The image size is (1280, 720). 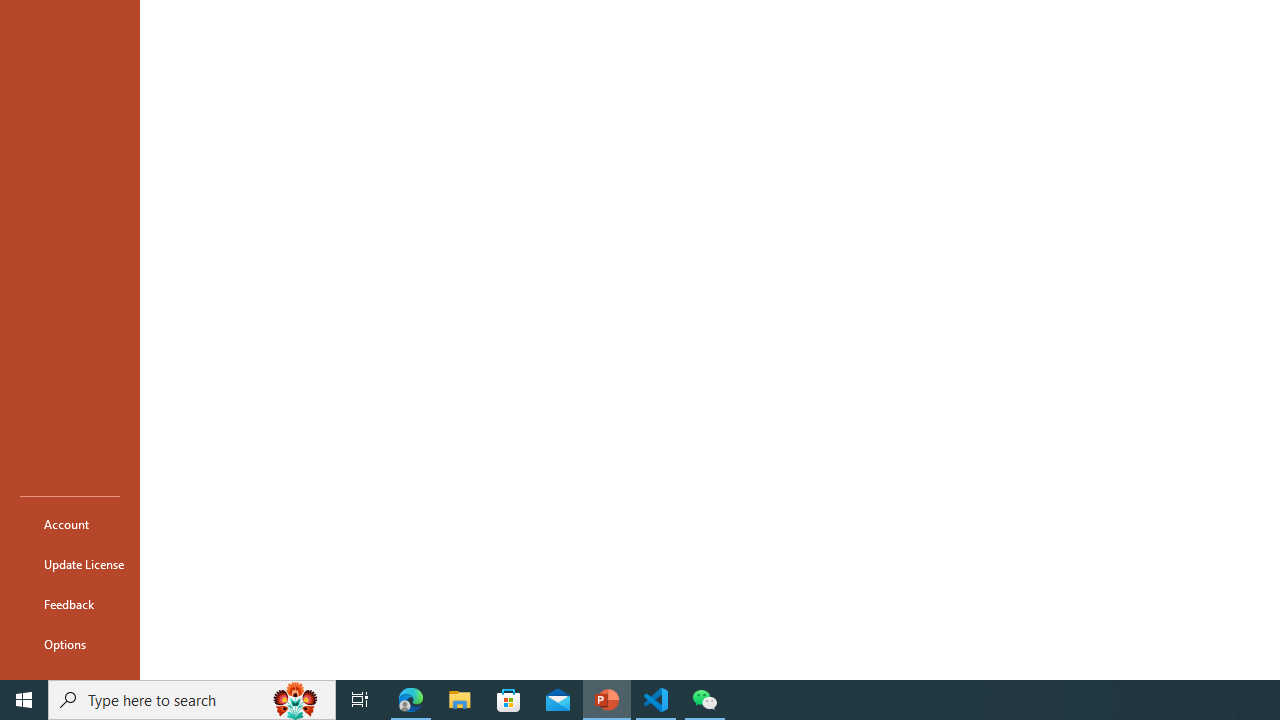 What do you see at coordinates (69, 523) in the screenshot?
I see `'Account'` at bounding box center [69, 523].